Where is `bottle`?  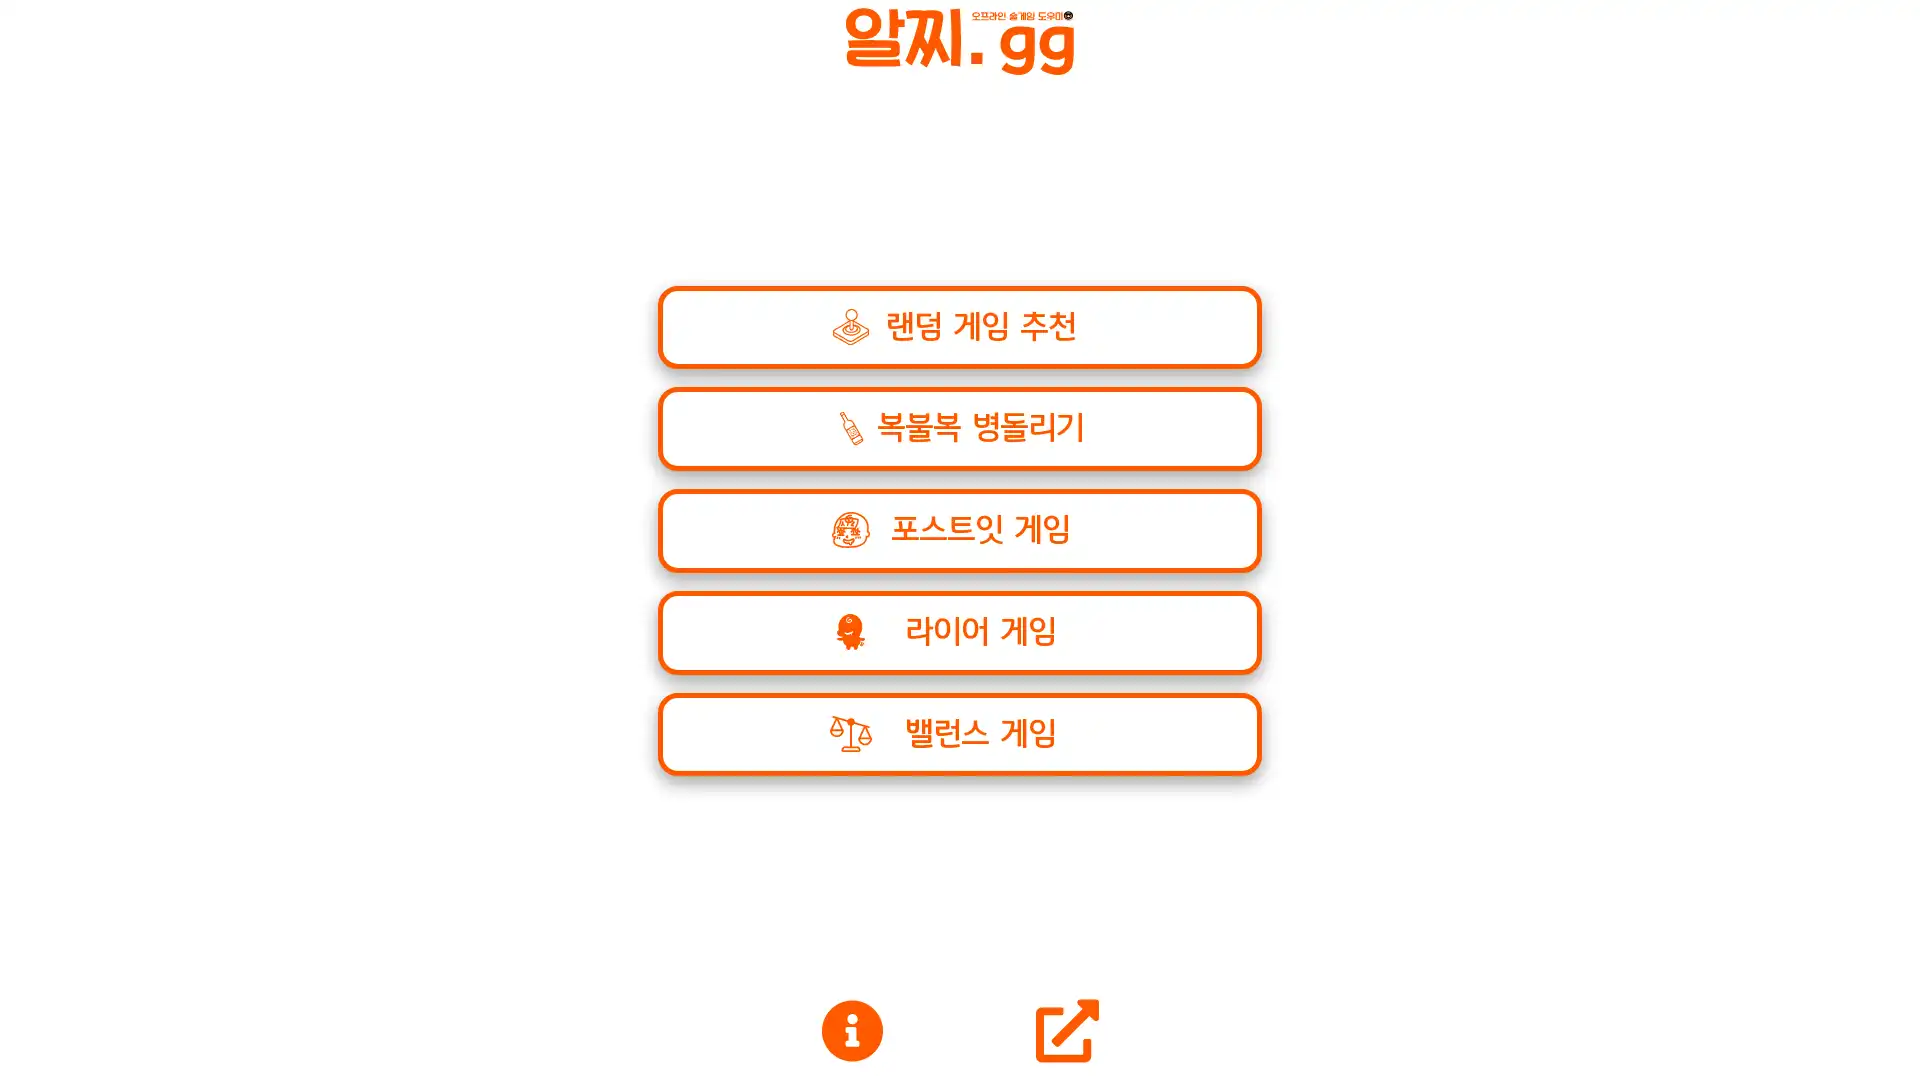
bottle is located at coordinates (958, 427).